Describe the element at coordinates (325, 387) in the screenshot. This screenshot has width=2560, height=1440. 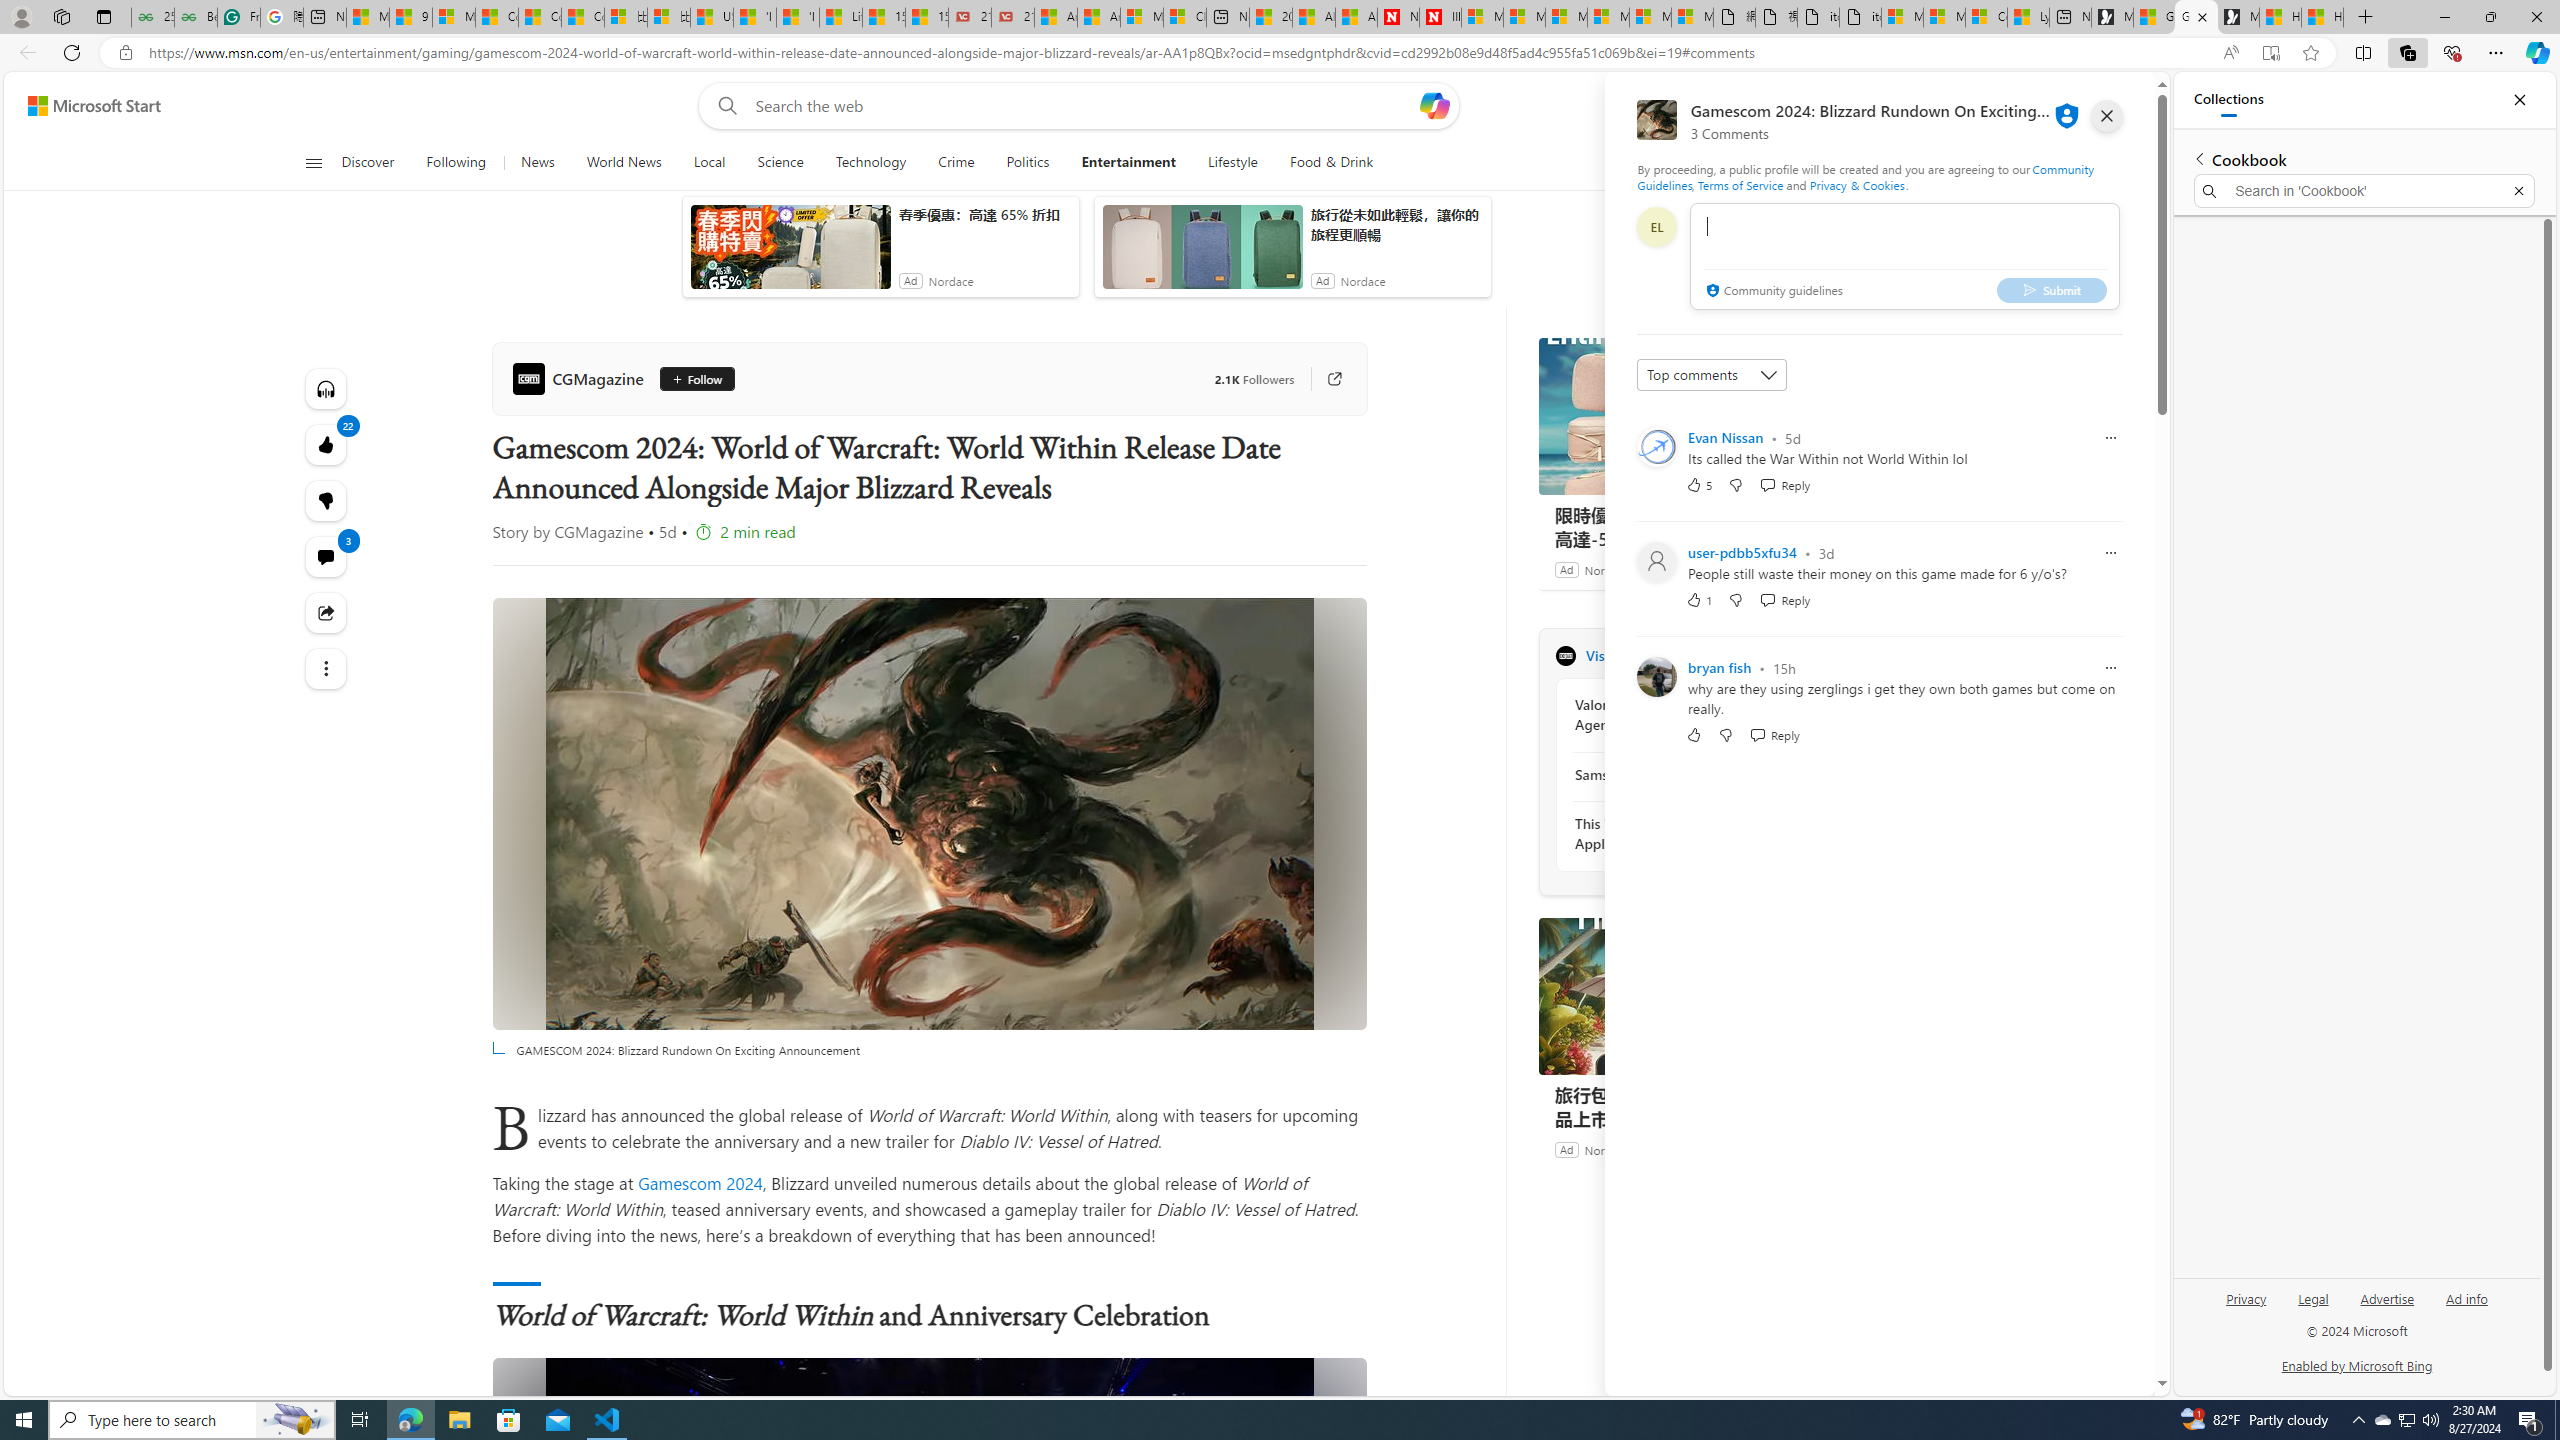
I see `'Listen to this article'` at that location.